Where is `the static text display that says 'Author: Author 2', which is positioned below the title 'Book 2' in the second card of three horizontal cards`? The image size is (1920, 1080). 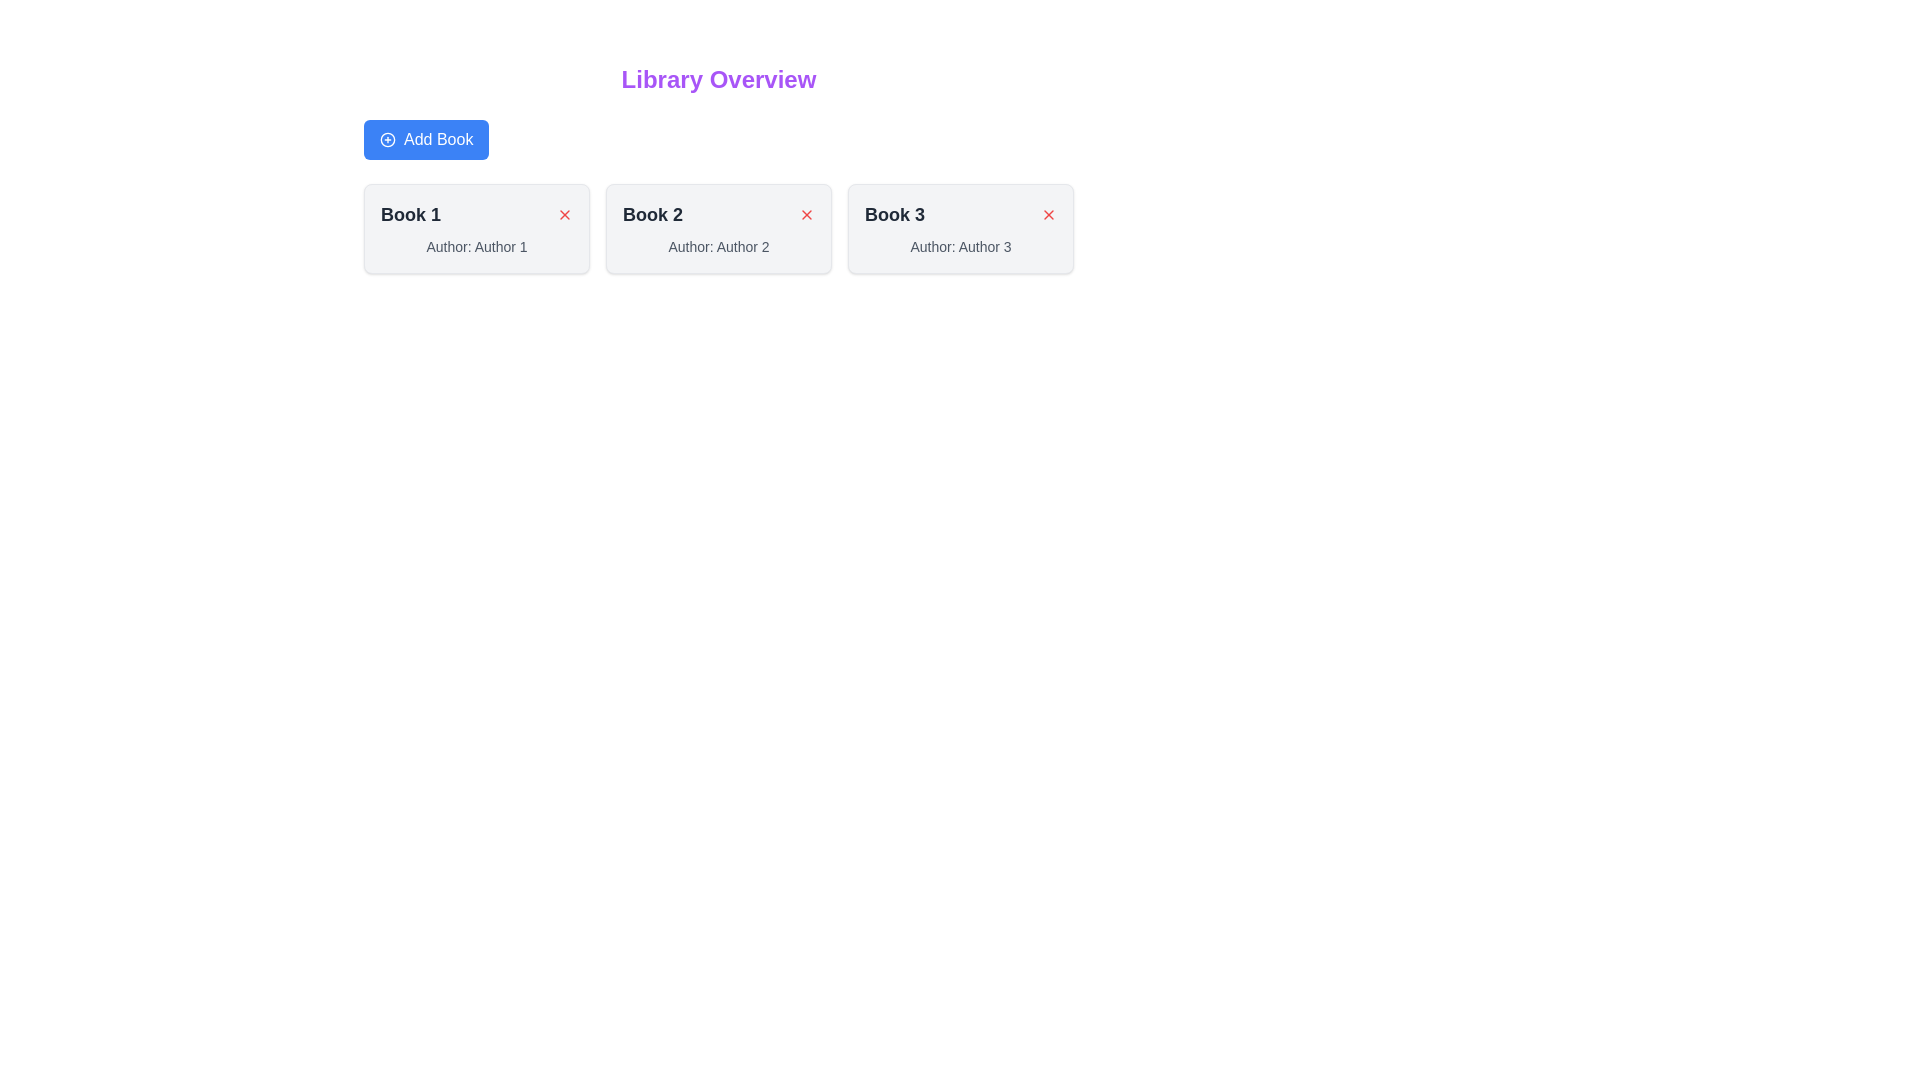 the static text display that says 'Author: Author 2', which is positioned below the title 'Book 2' in the second card of three horizontal cards is located at coordinates (719, 245).